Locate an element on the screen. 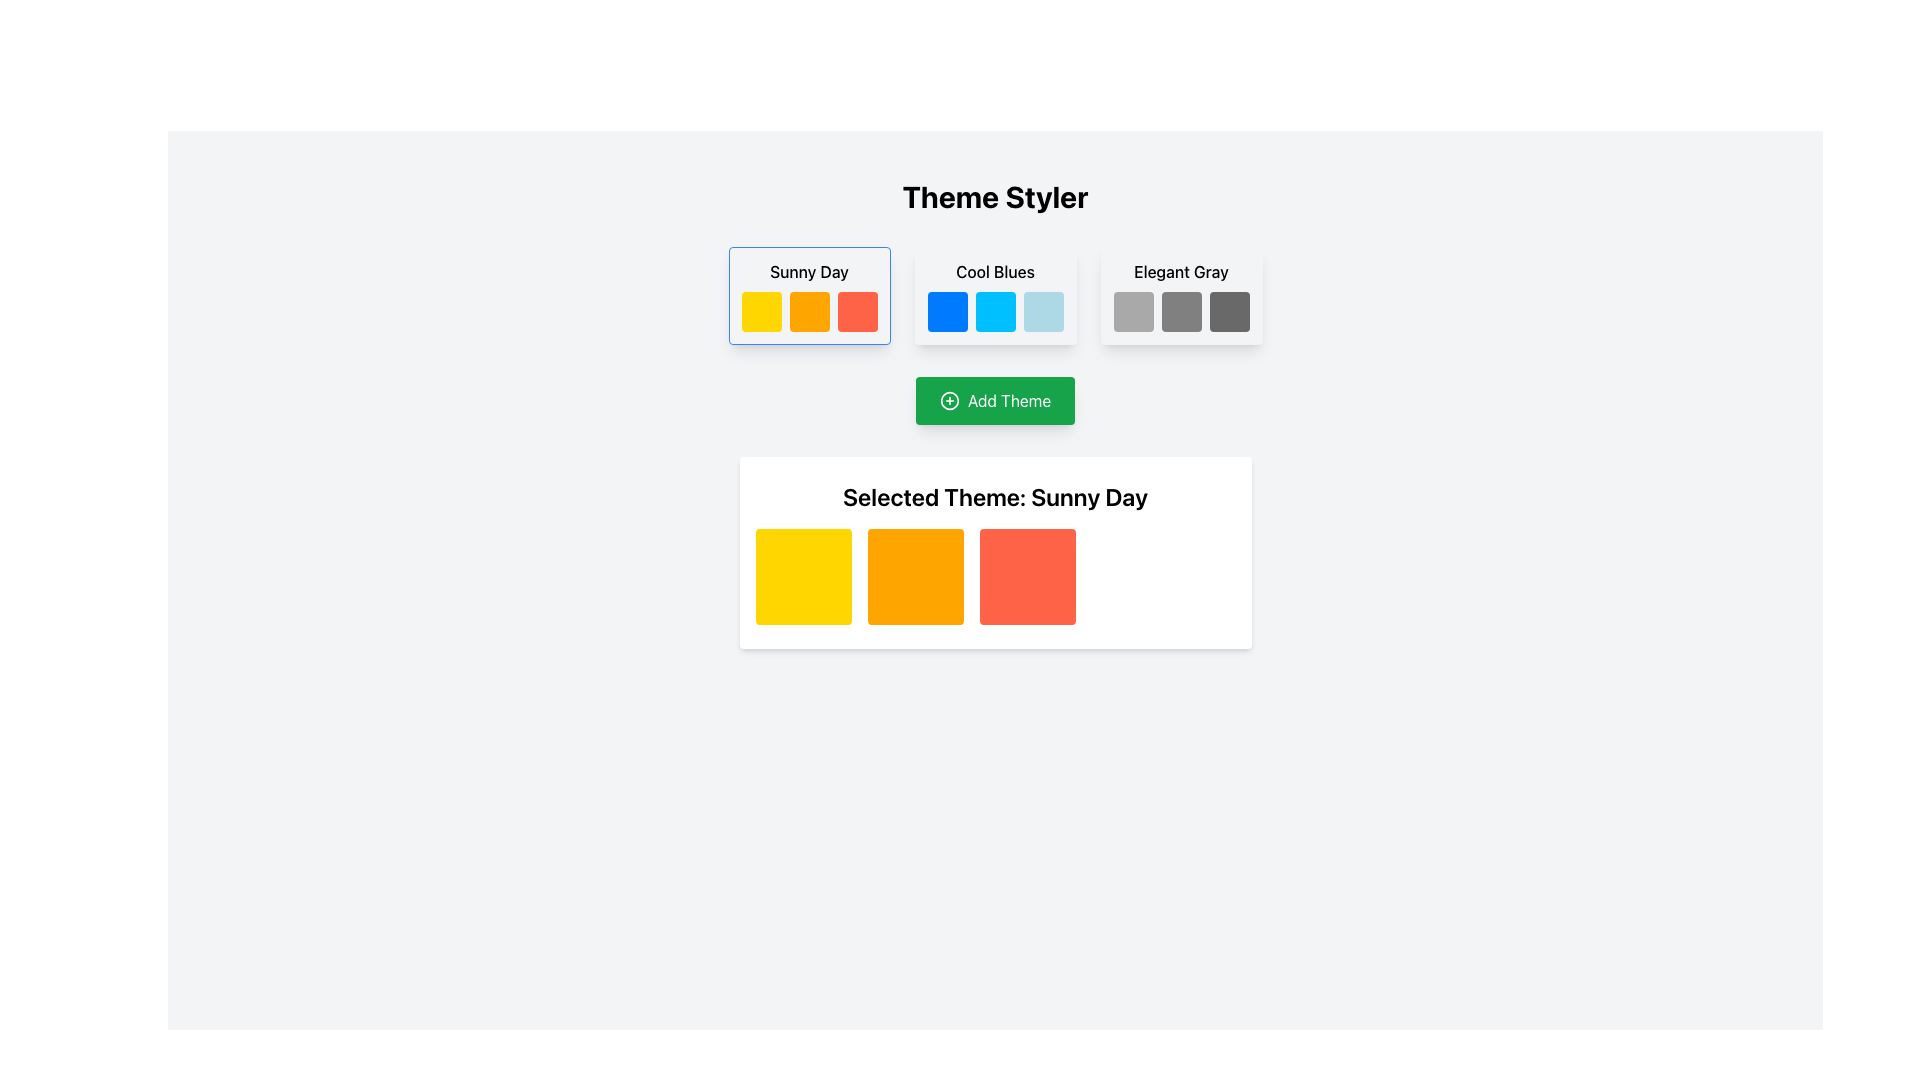 The width and height of the screenshot is (1920, 1080). the middle square color swatch representing the 'Elegant Gray' theme in the Theme Styler section is located at coordinates (1181, 296).